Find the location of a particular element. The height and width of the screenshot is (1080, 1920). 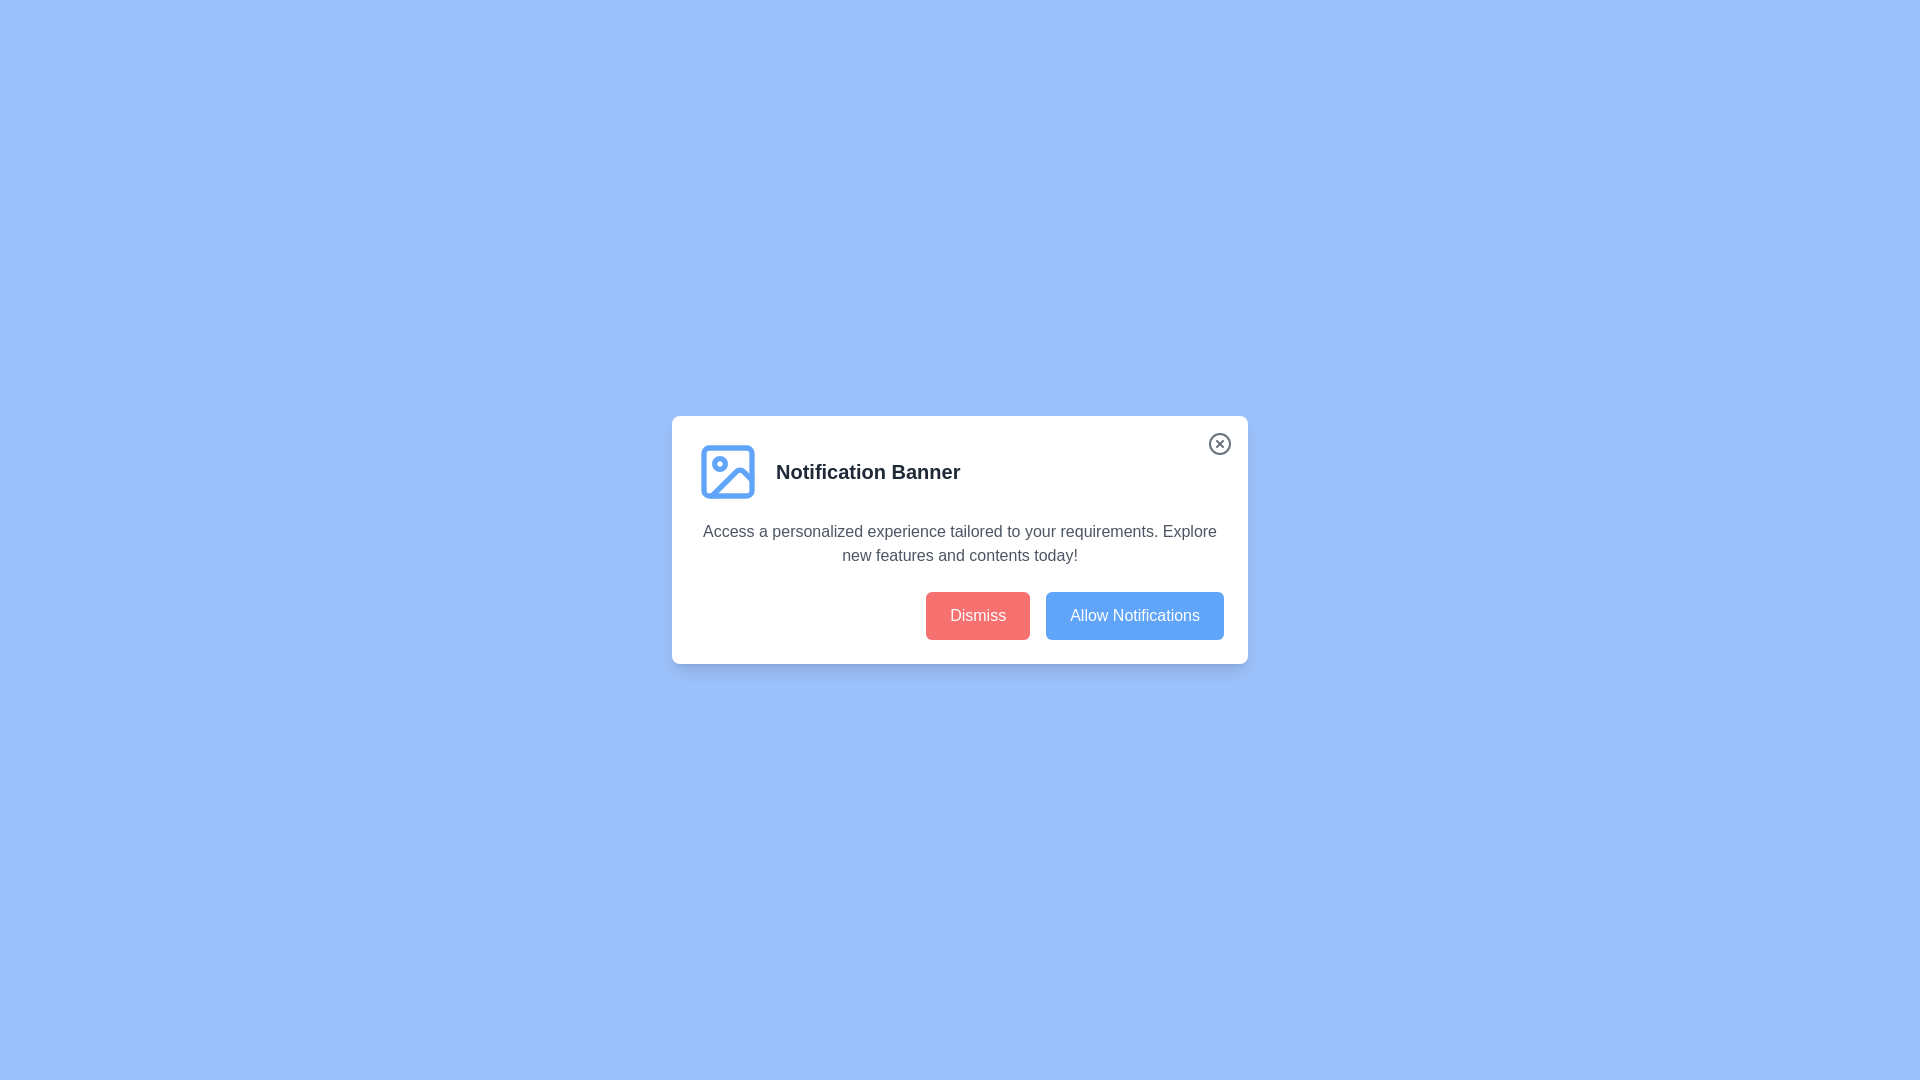

the 'X' button at the top-right corner of the banner to close it is located at coordinates (1218, 442).